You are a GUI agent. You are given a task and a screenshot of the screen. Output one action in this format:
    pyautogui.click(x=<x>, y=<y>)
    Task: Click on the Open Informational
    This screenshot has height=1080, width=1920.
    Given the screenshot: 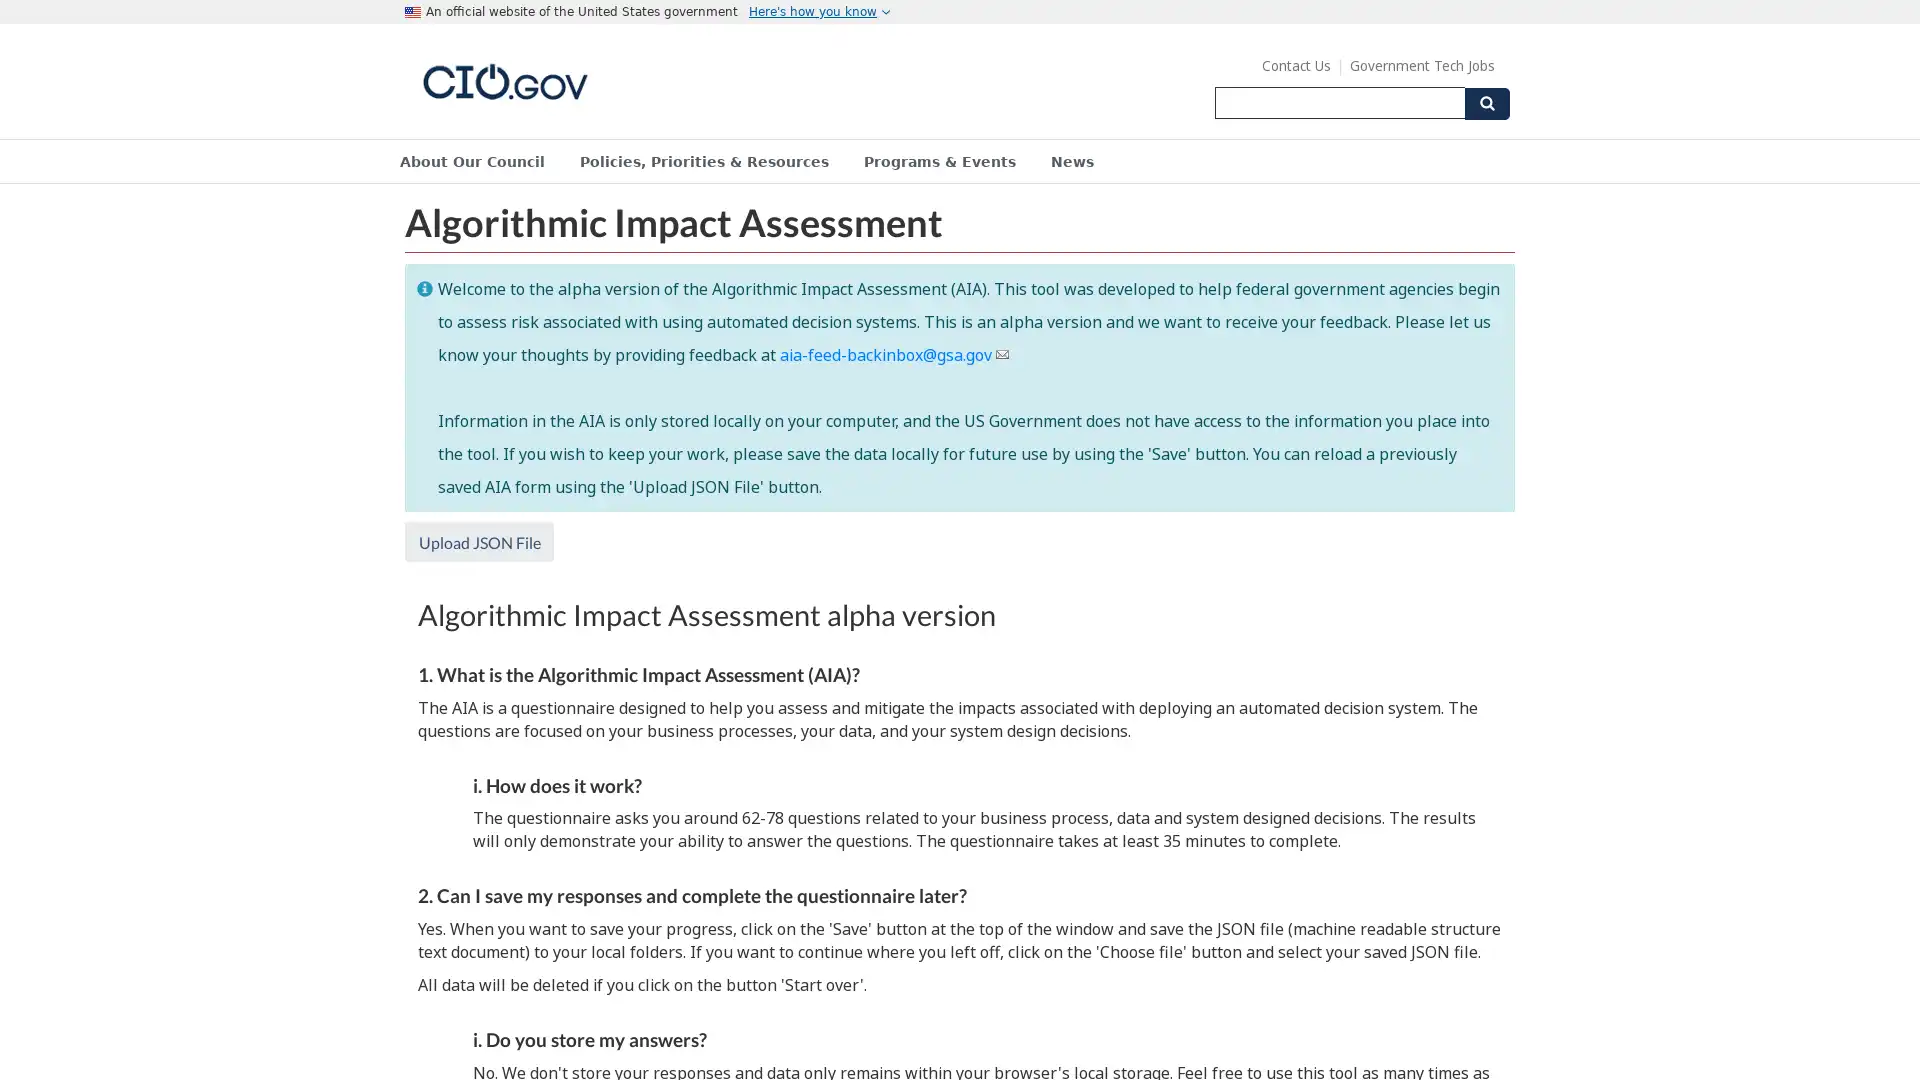 What is the action you would take?
    pyautogui.click(x=884, y=11)
    